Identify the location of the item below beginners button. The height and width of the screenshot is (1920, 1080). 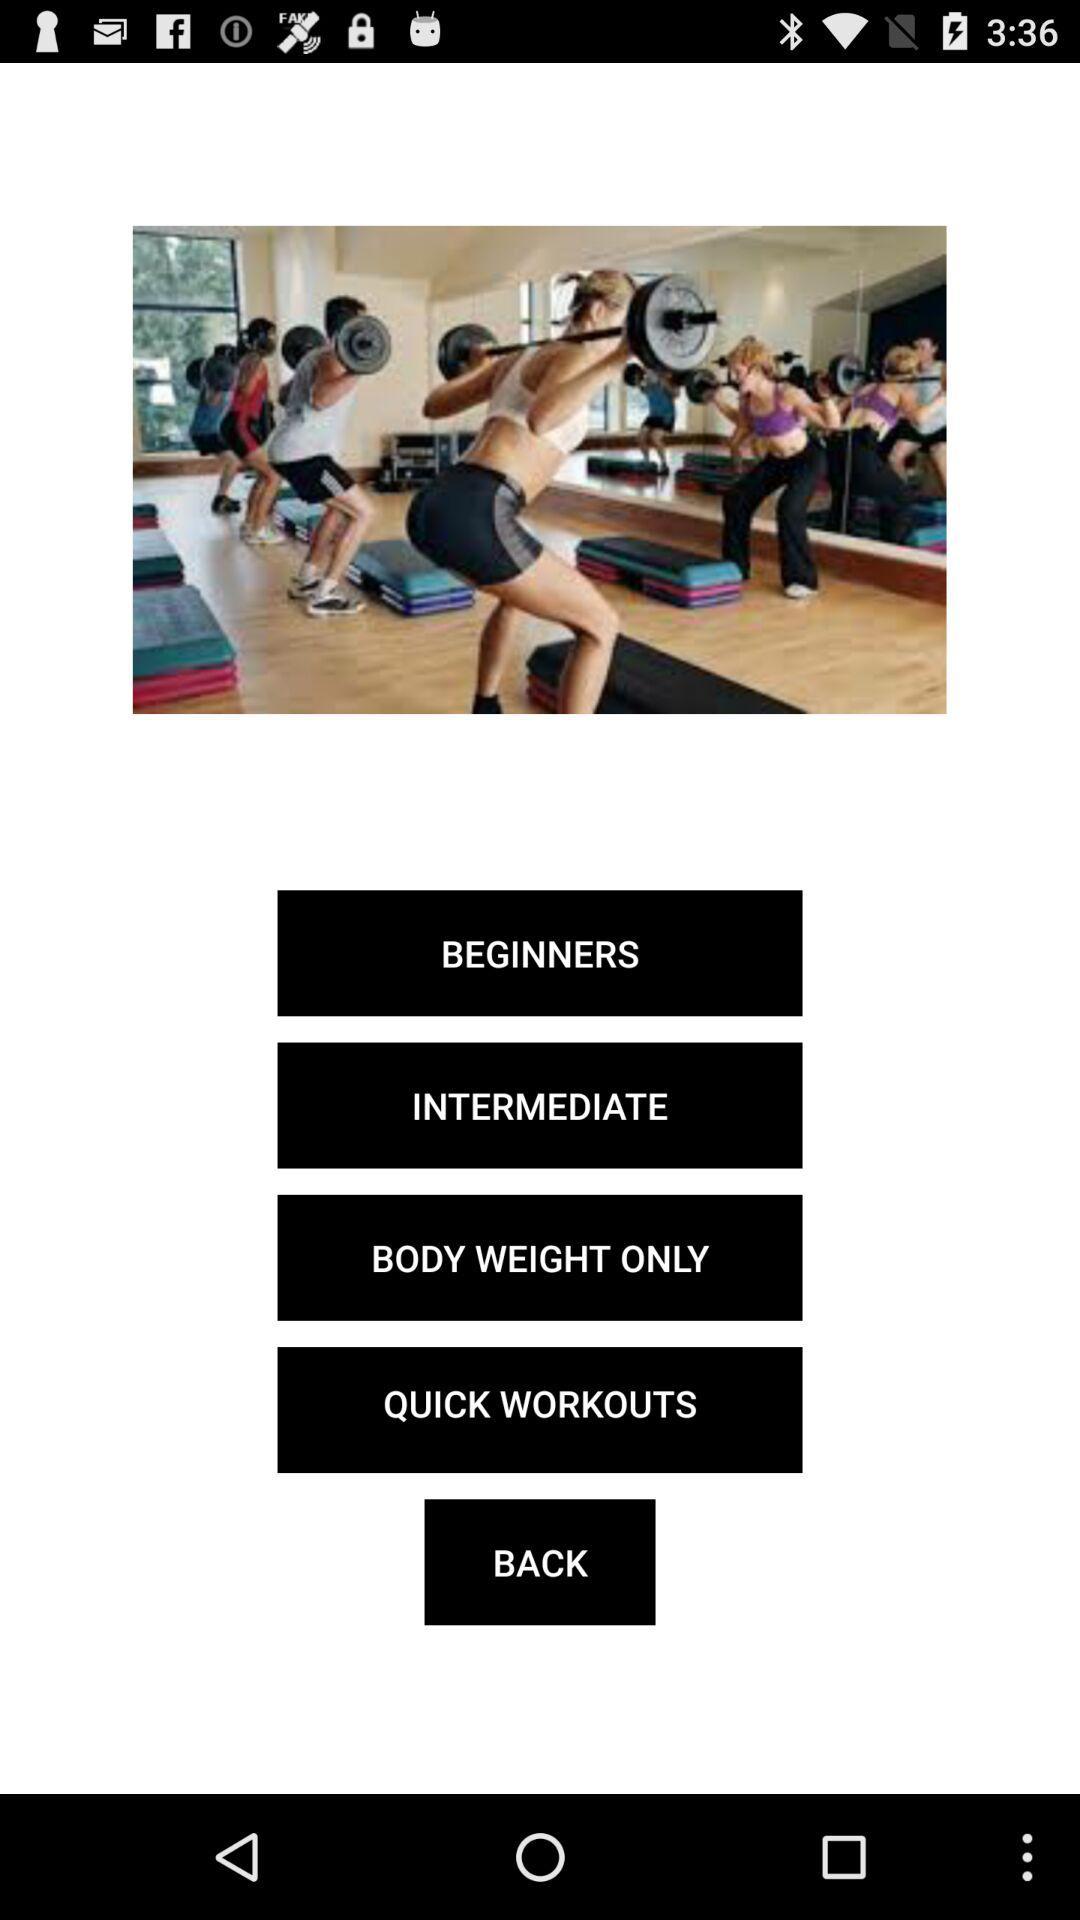
(540, 1104).